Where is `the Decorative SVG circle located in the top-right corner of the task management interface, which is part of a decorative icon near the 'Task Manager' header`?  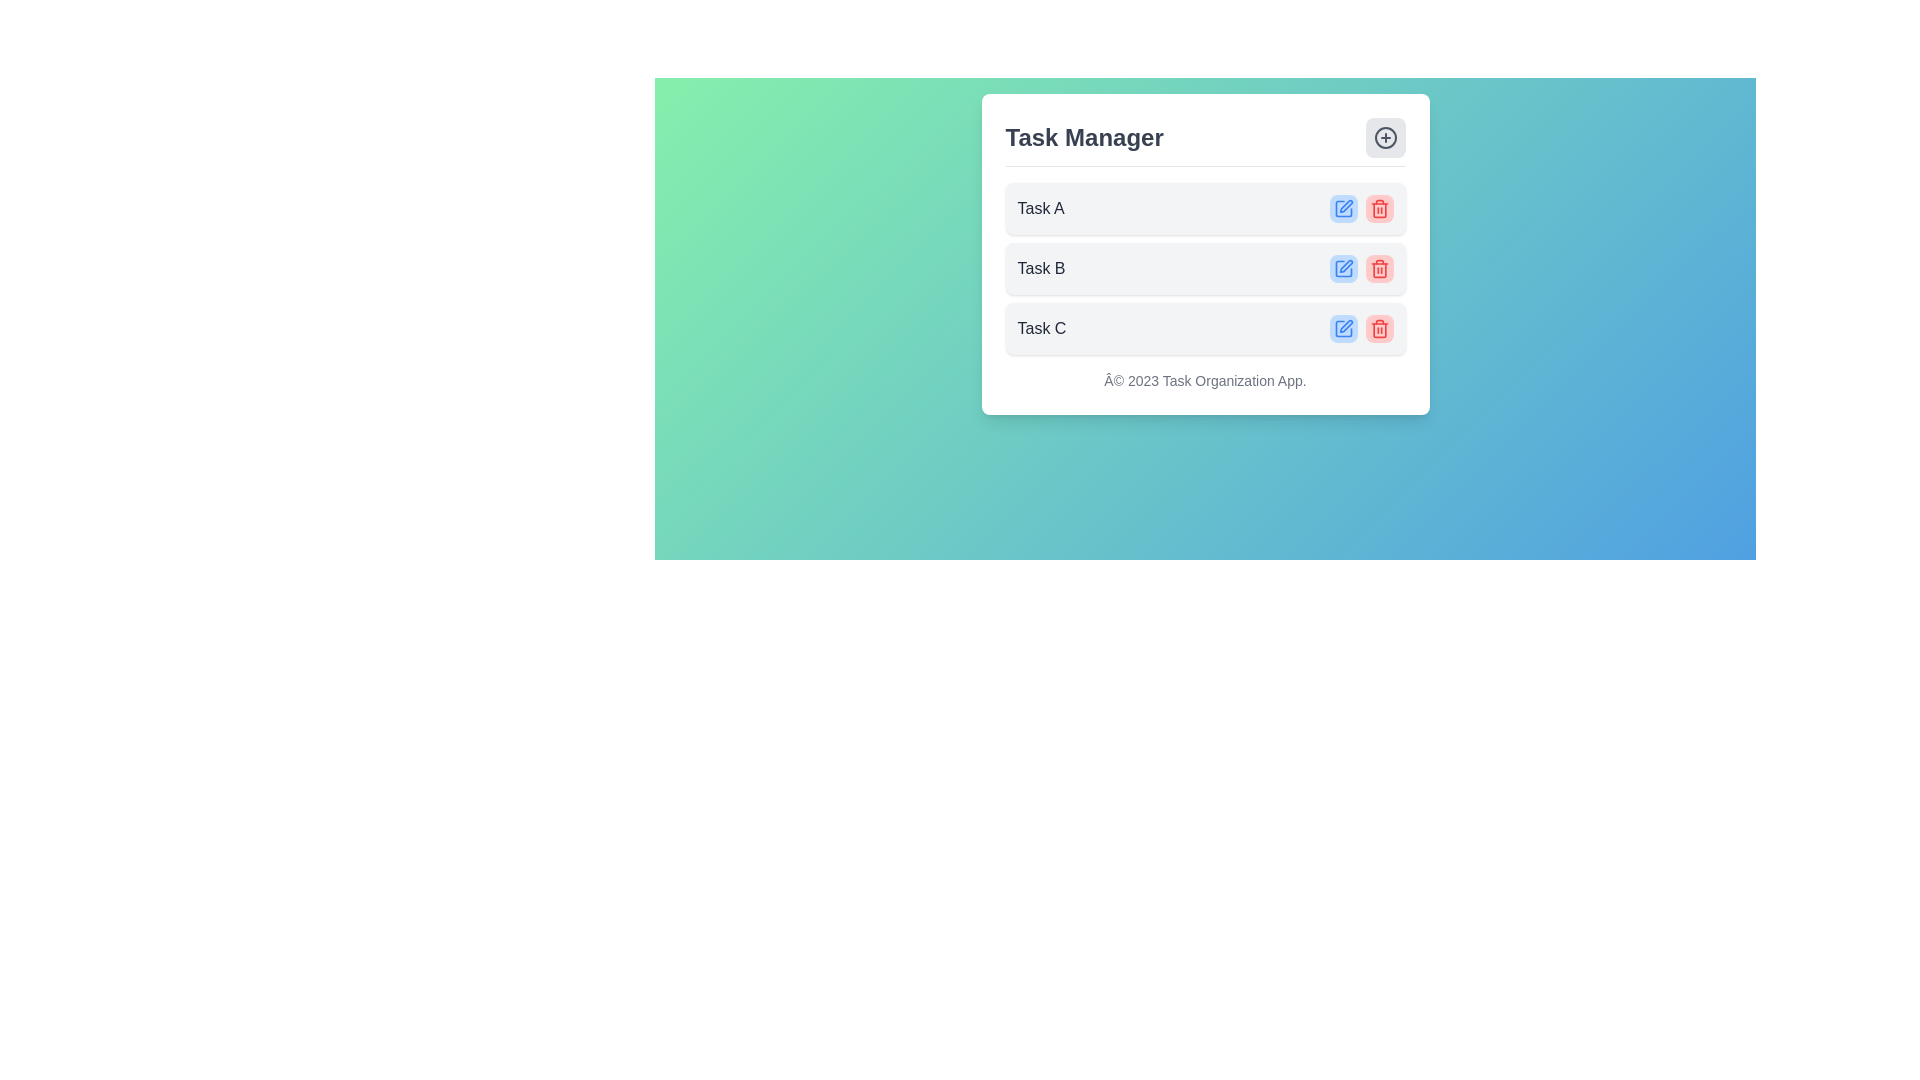 the Decorative SVG circle located in the top-right corner of the task management interface, which is part of a decorative icon near the 'Task Manager' header is located at coordinates (1384, 137).